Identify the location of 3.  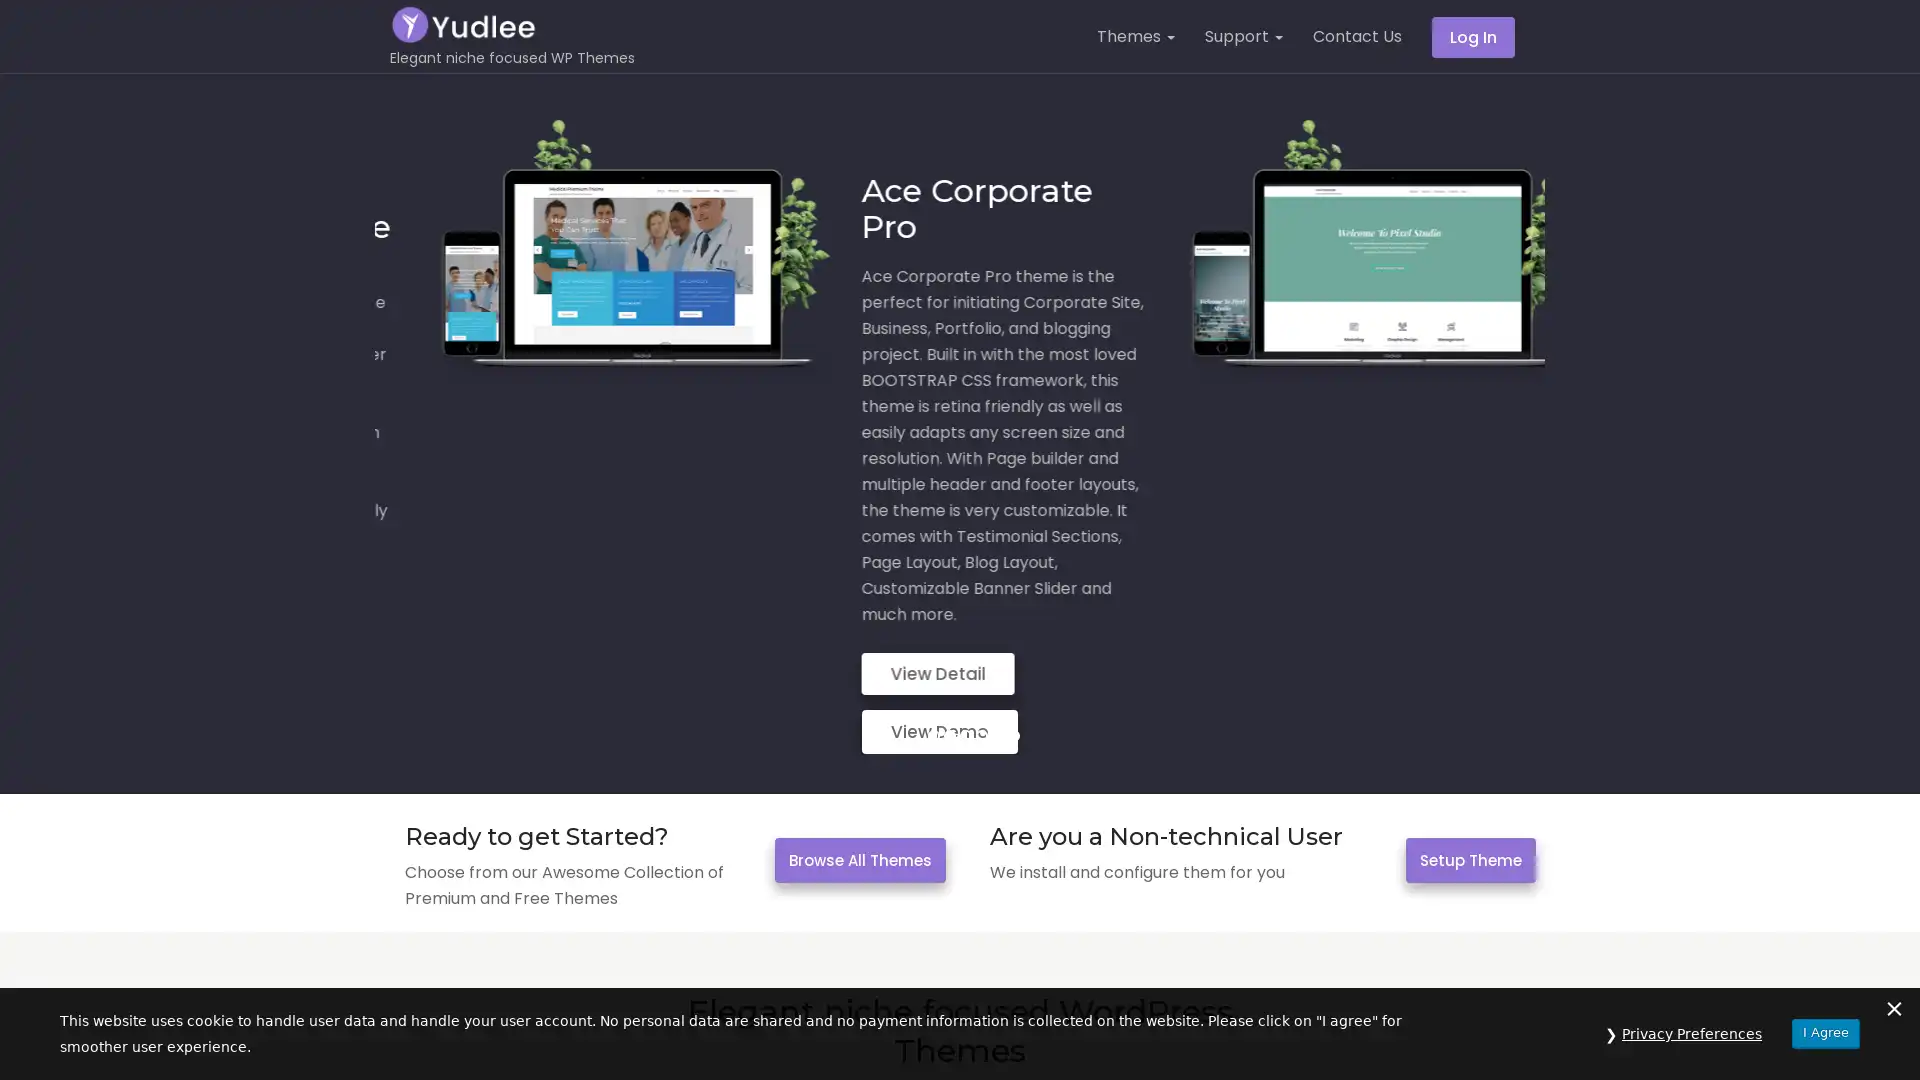
(964, 595).